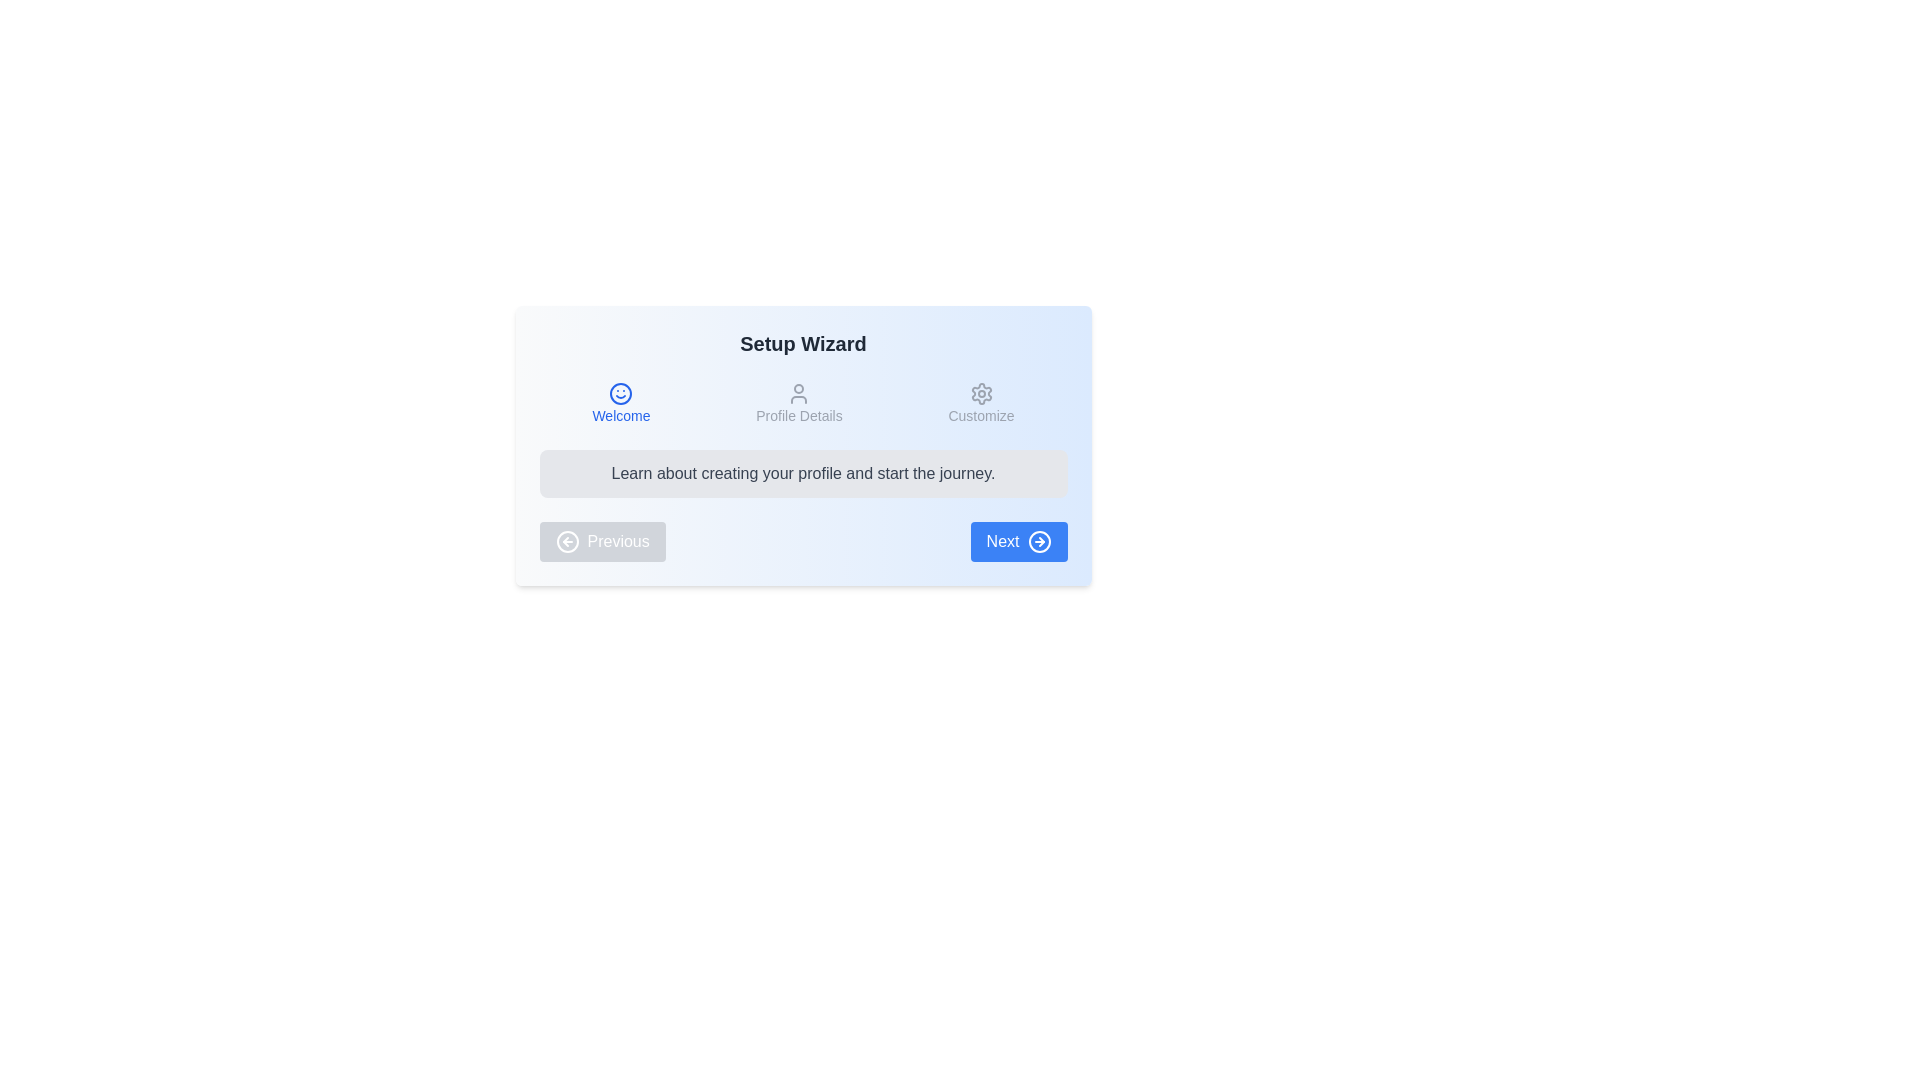 The height and width of the screenshot is (1080, 1920). I want to click on the heading label that indicates the title of the current wizard step, positioned at the top-center of the setup wizard interface, so click(803, 342).